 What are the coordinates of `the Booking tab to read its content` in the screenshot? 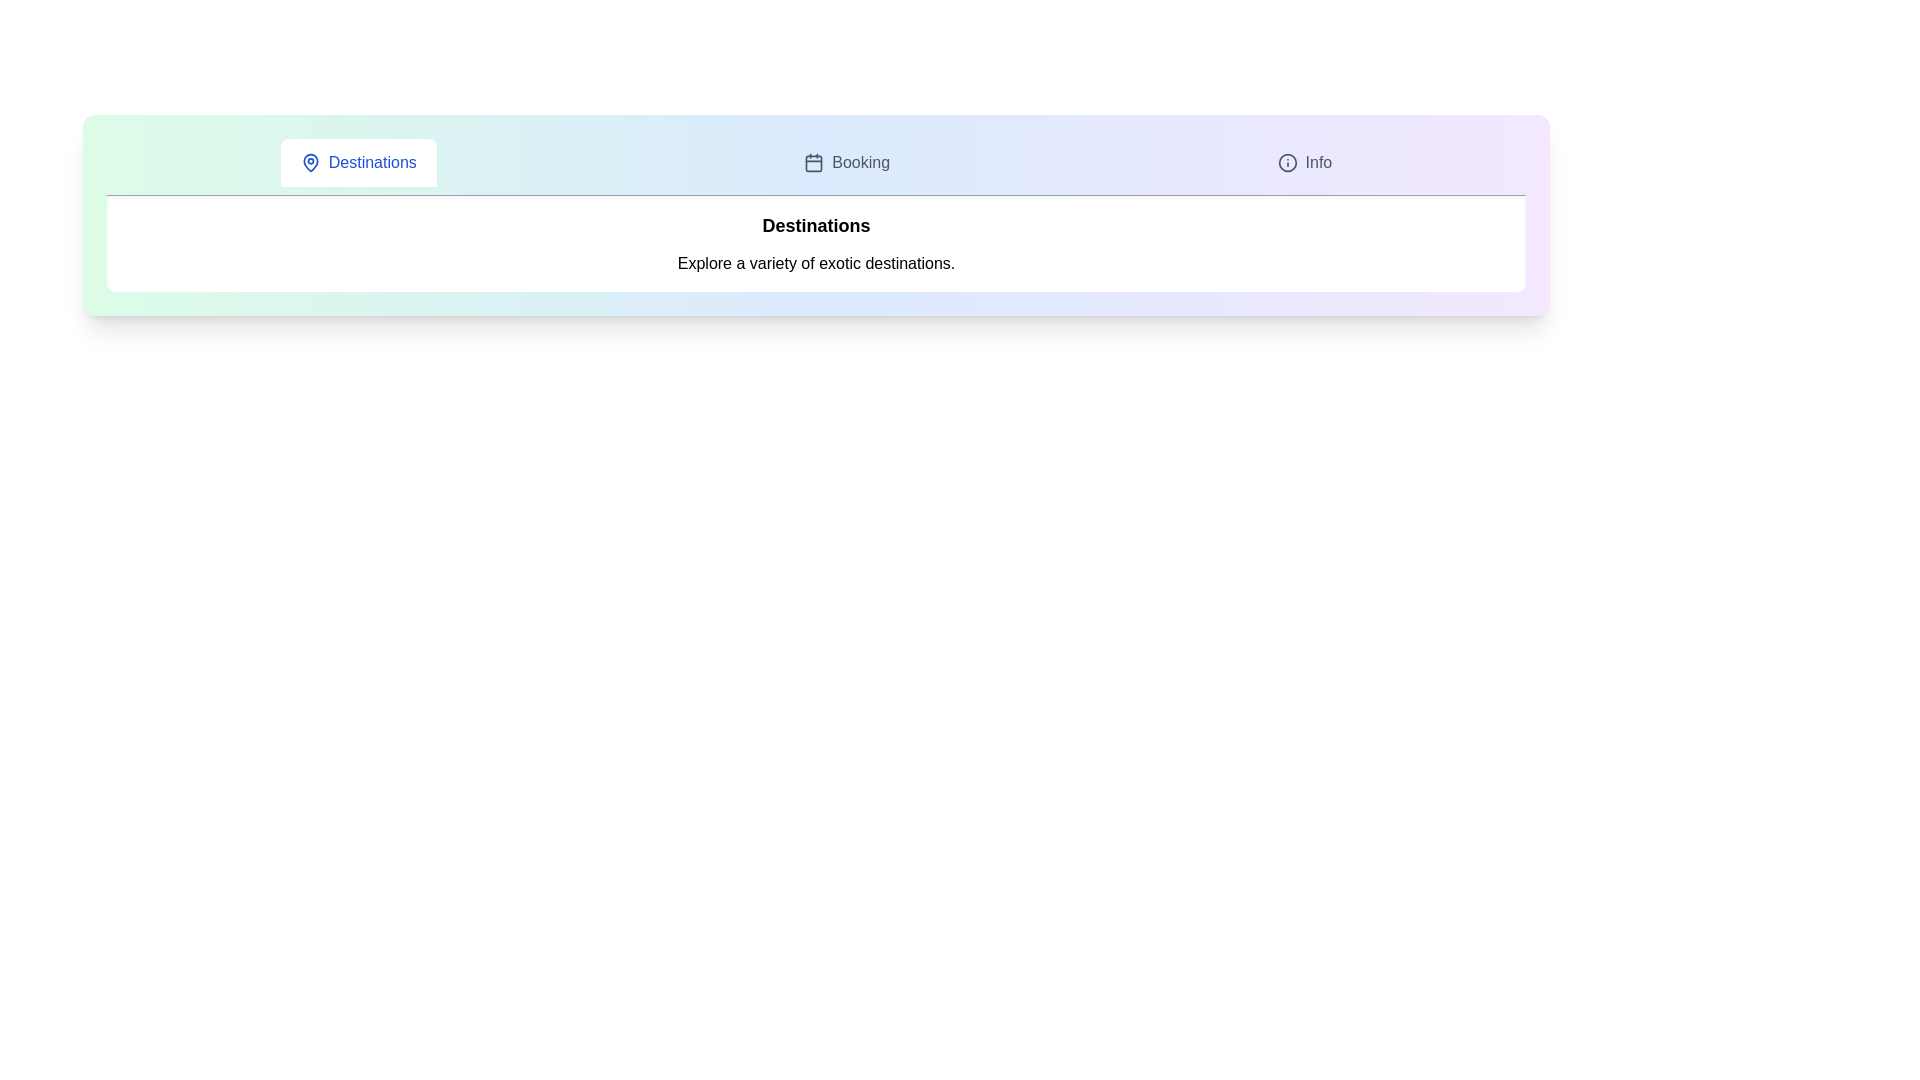 It's located at (846, 161).